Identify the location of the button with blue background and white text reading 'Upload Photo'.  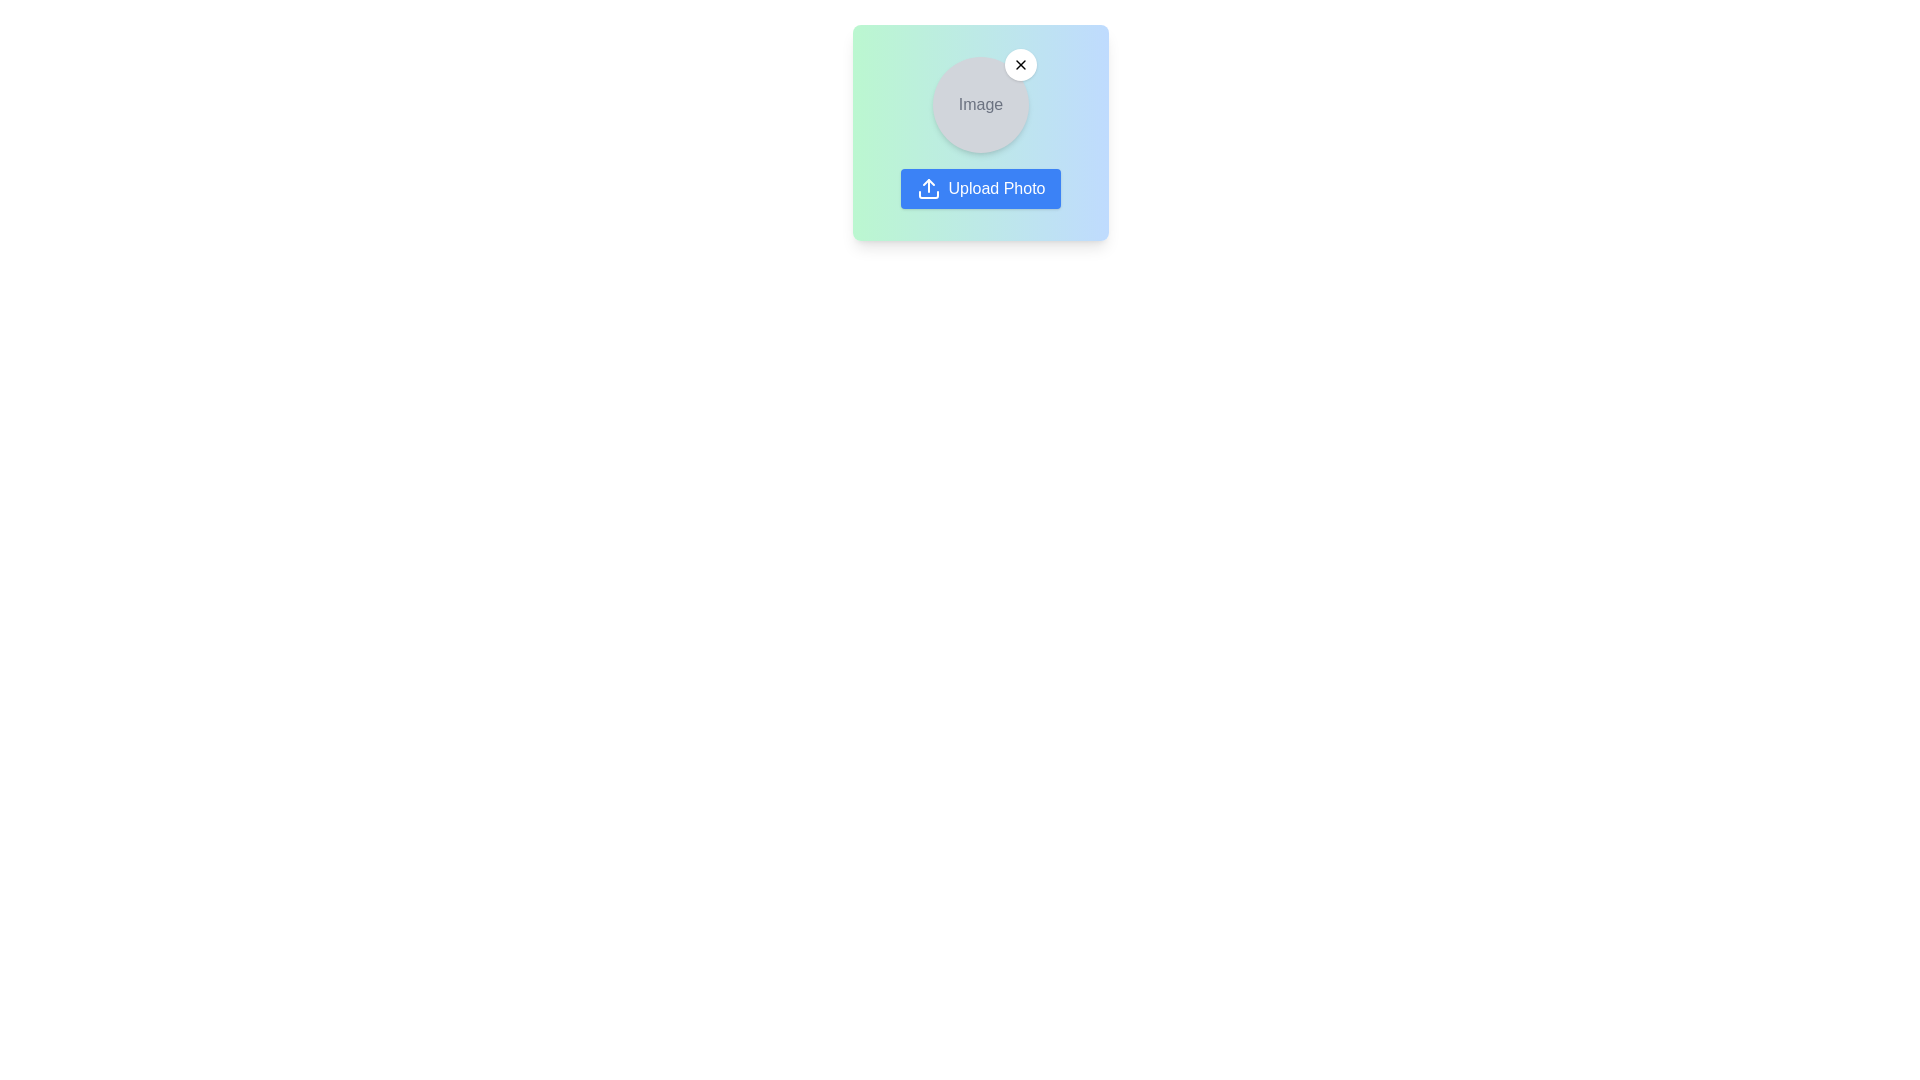
(980, 189).